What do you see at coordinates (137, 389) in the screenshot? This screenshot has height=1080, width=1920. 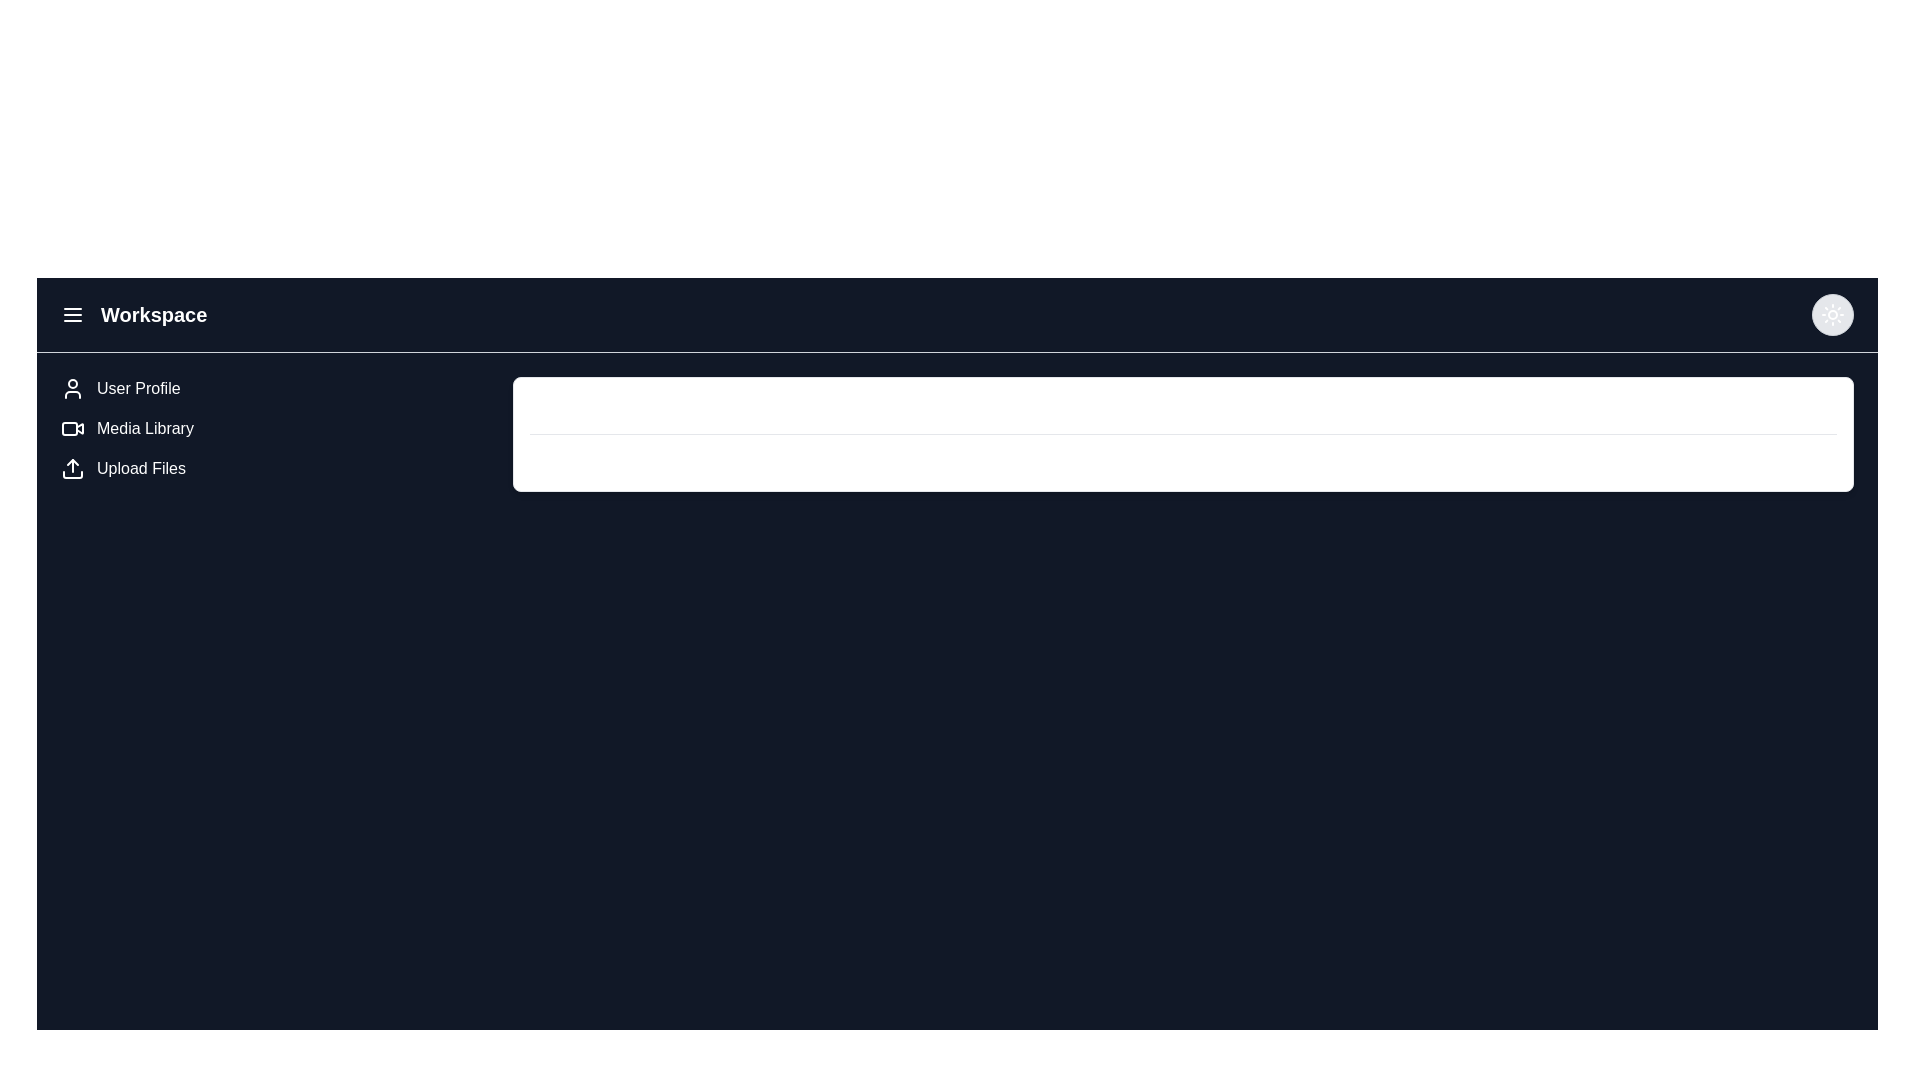 I see `user profile label located to the right of the user avatar icon, positioned towards the top-left side of the interface` at bounding box center [137, 389].